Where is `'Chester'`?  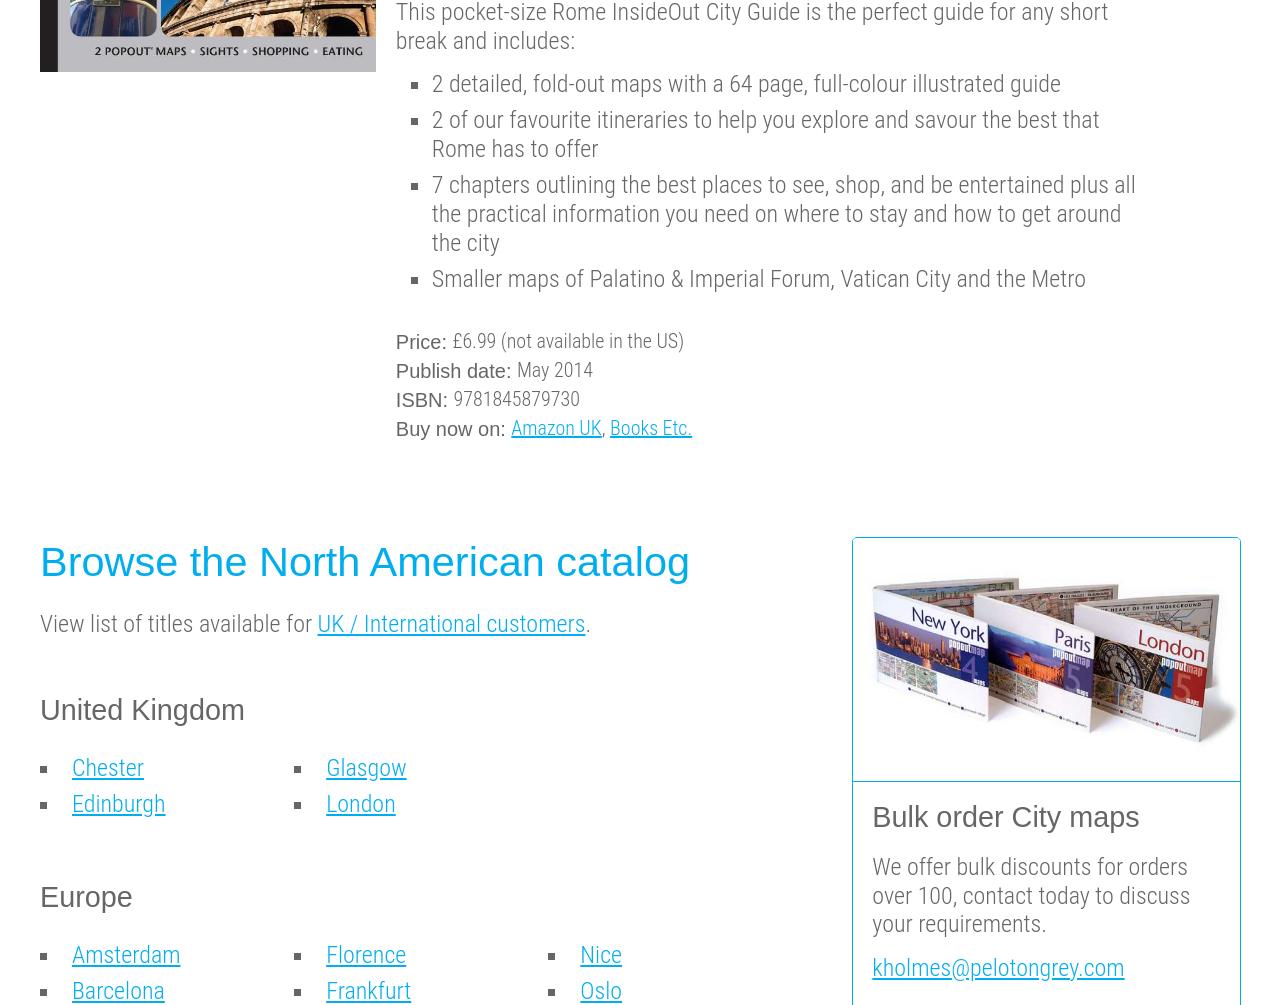 'Chester' is located at coordinates (72, 768).